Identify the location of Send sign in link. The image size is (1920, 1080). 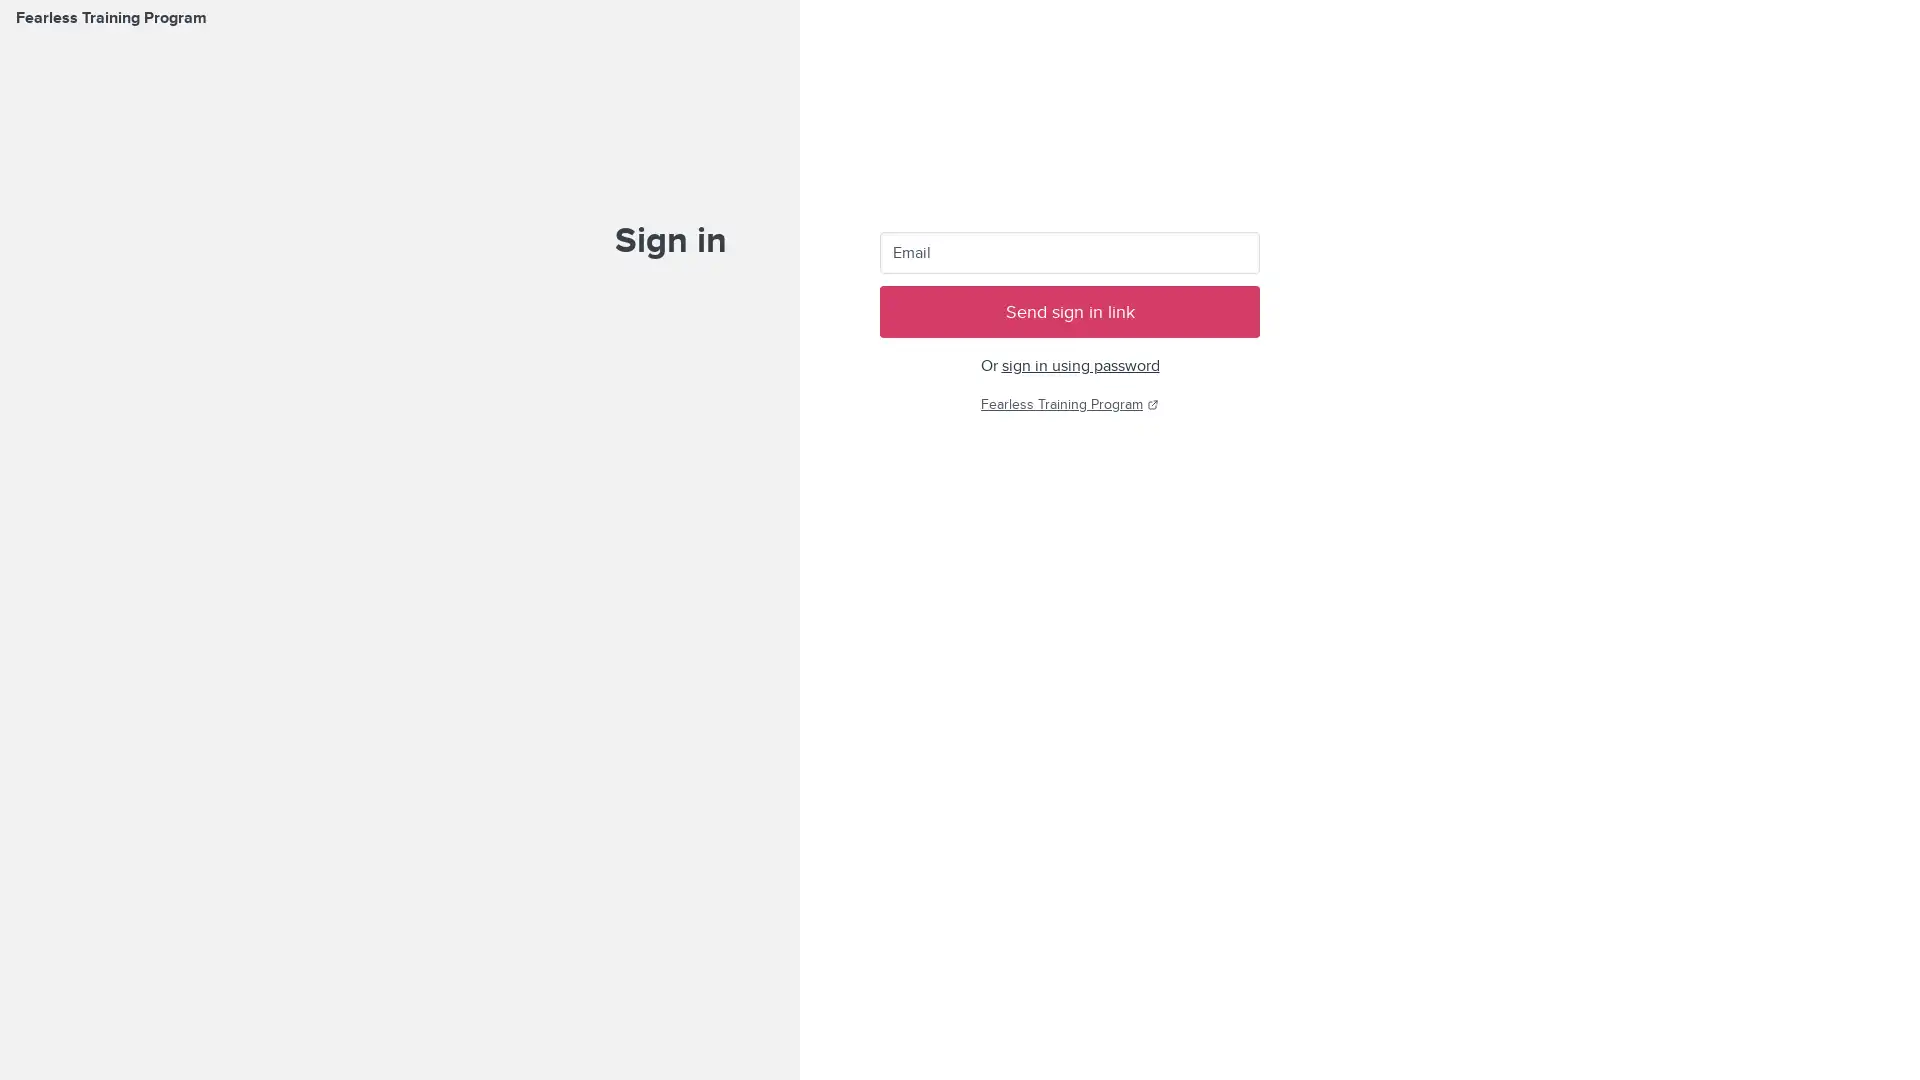
(1069, 312).